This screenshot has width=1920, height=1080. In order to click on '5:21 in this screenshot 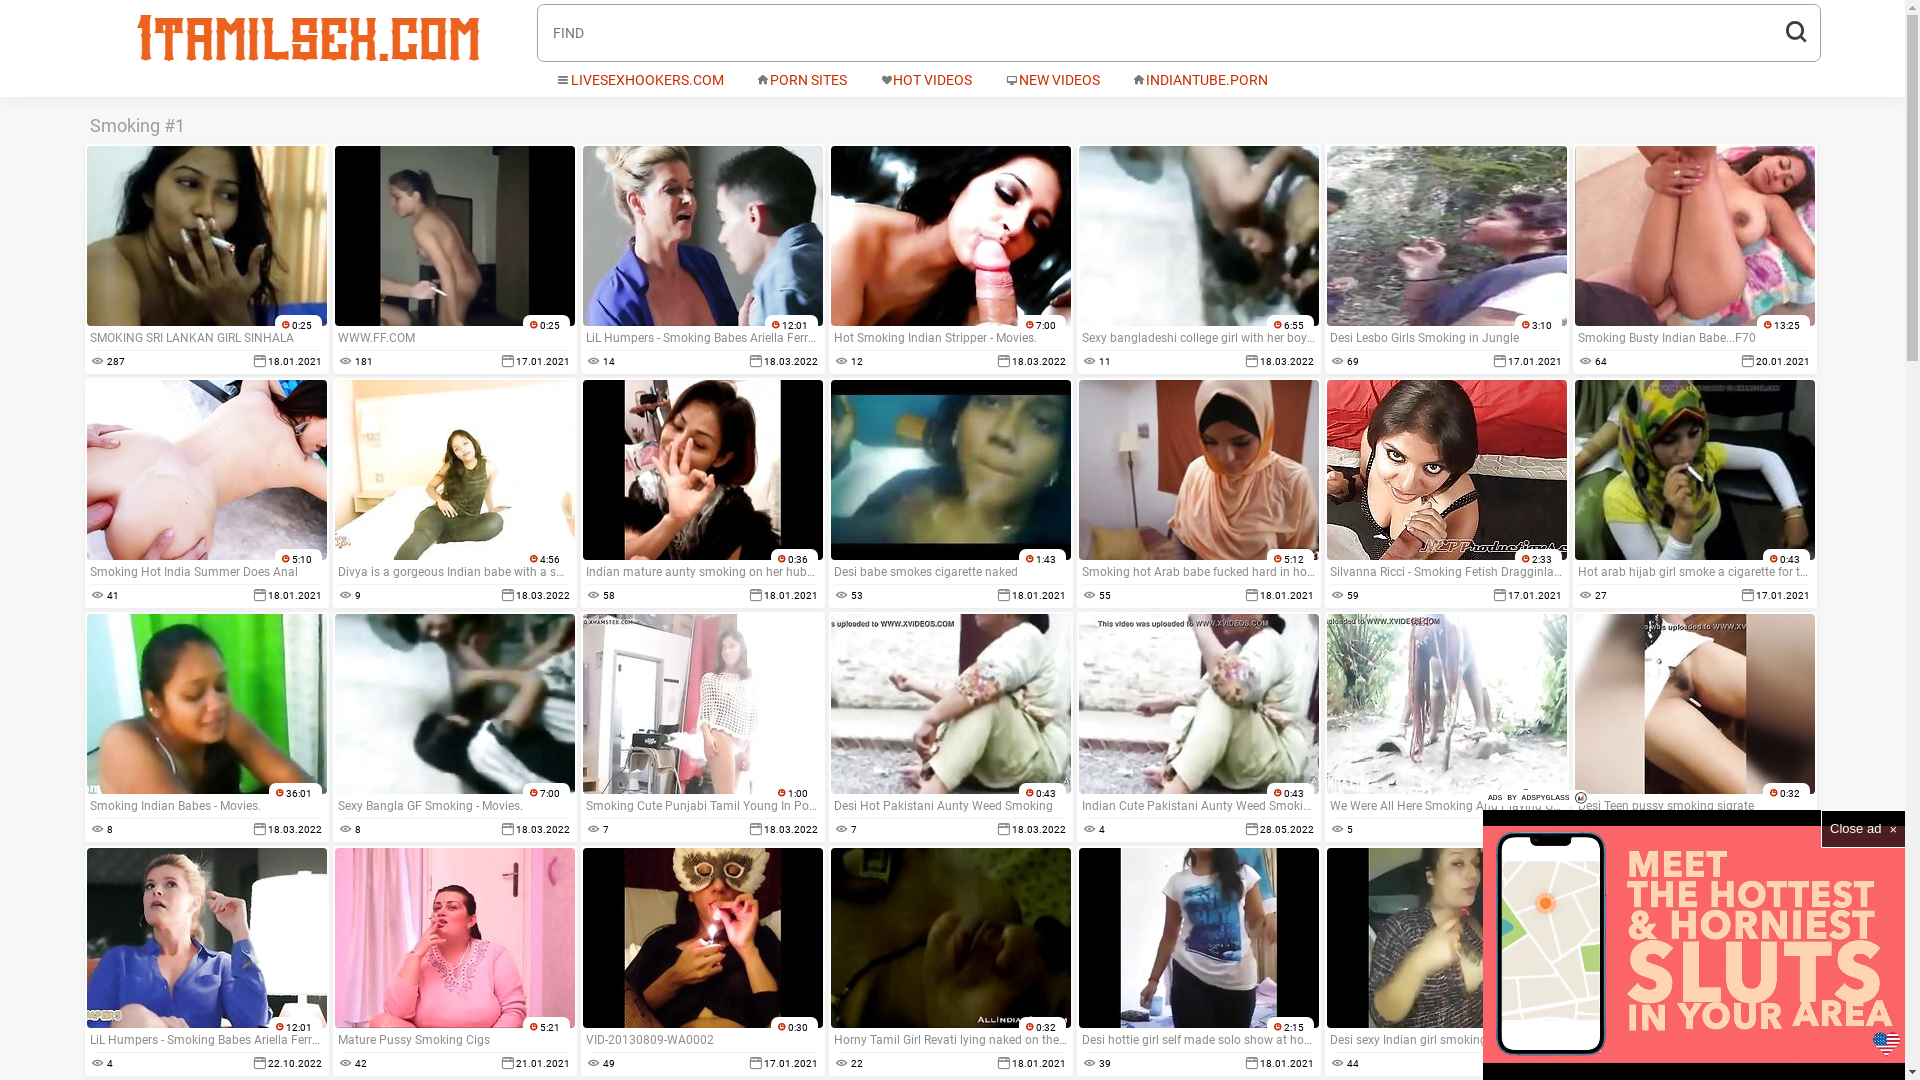, I will do `click(453, 959)`.